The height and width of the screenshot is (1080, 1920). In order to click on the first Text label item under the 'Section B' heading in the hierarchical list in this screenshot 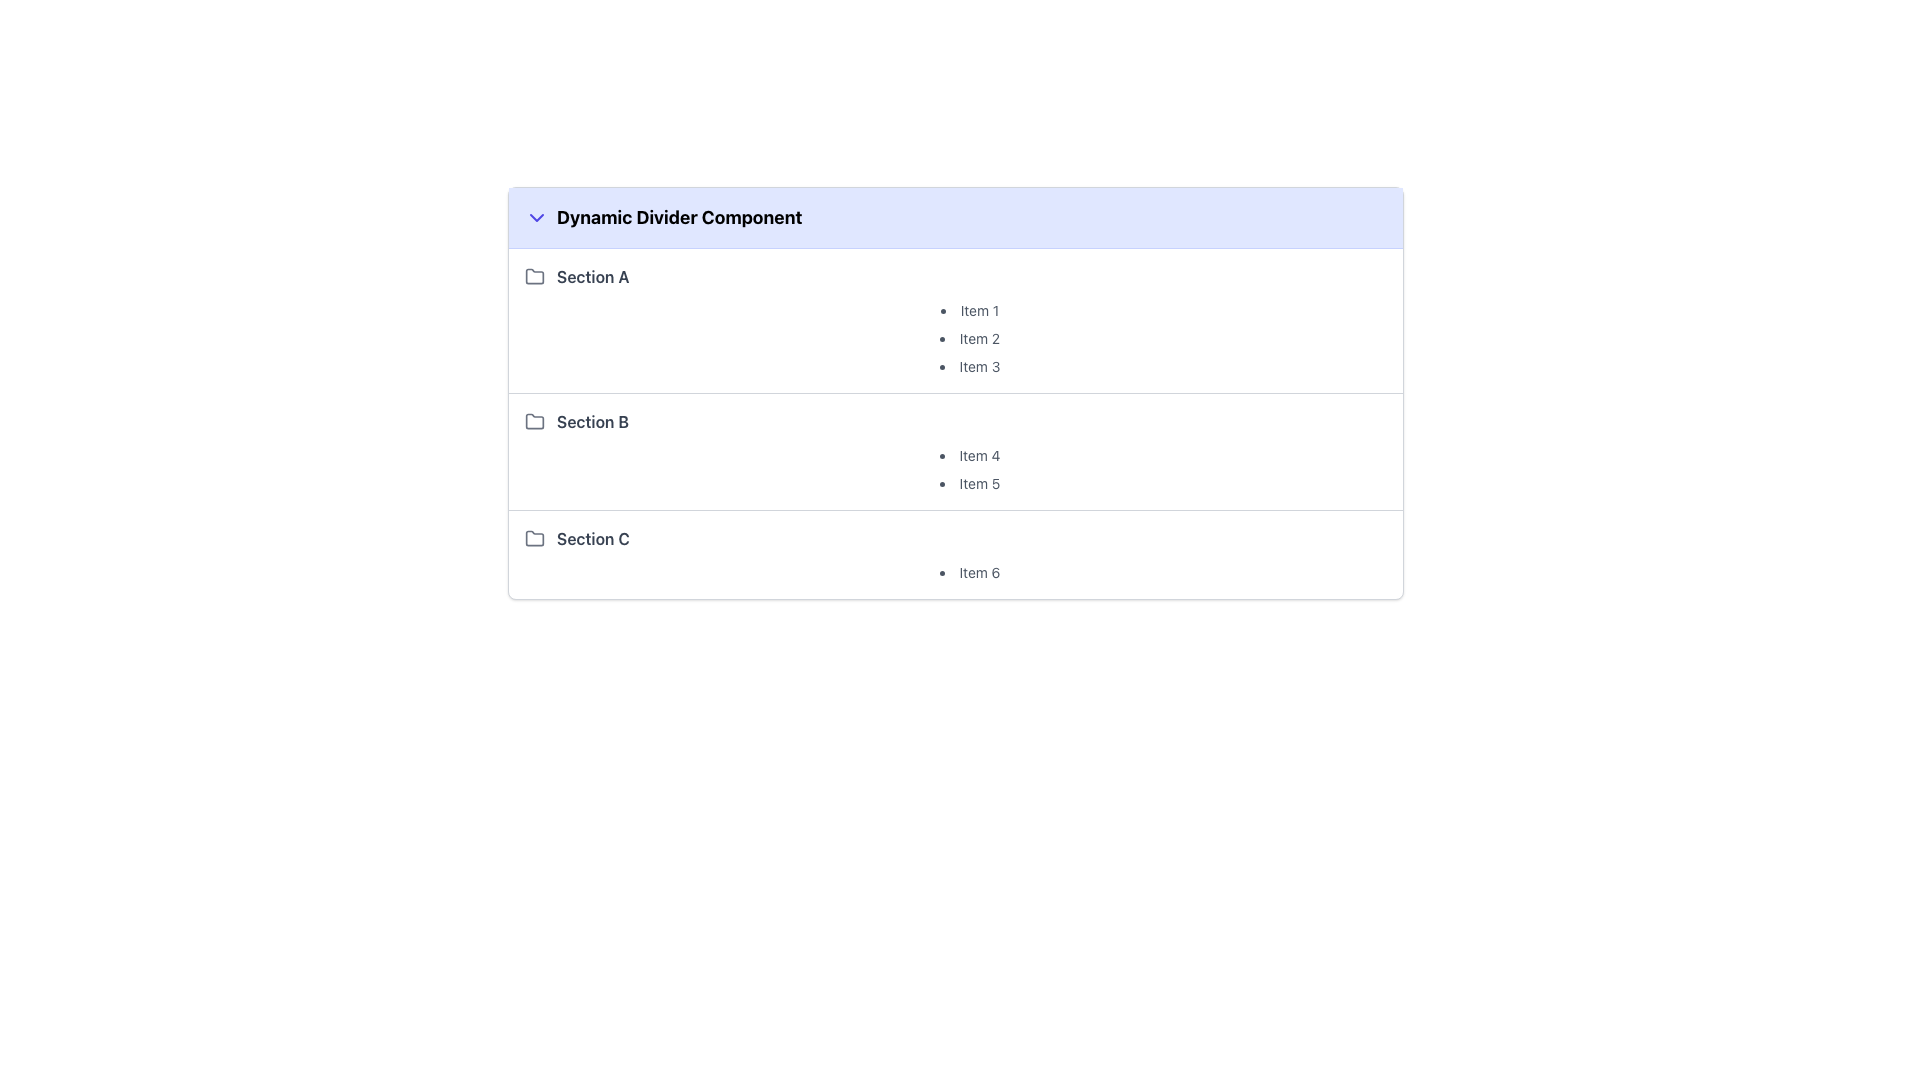, I will do `click(969, 455)`.